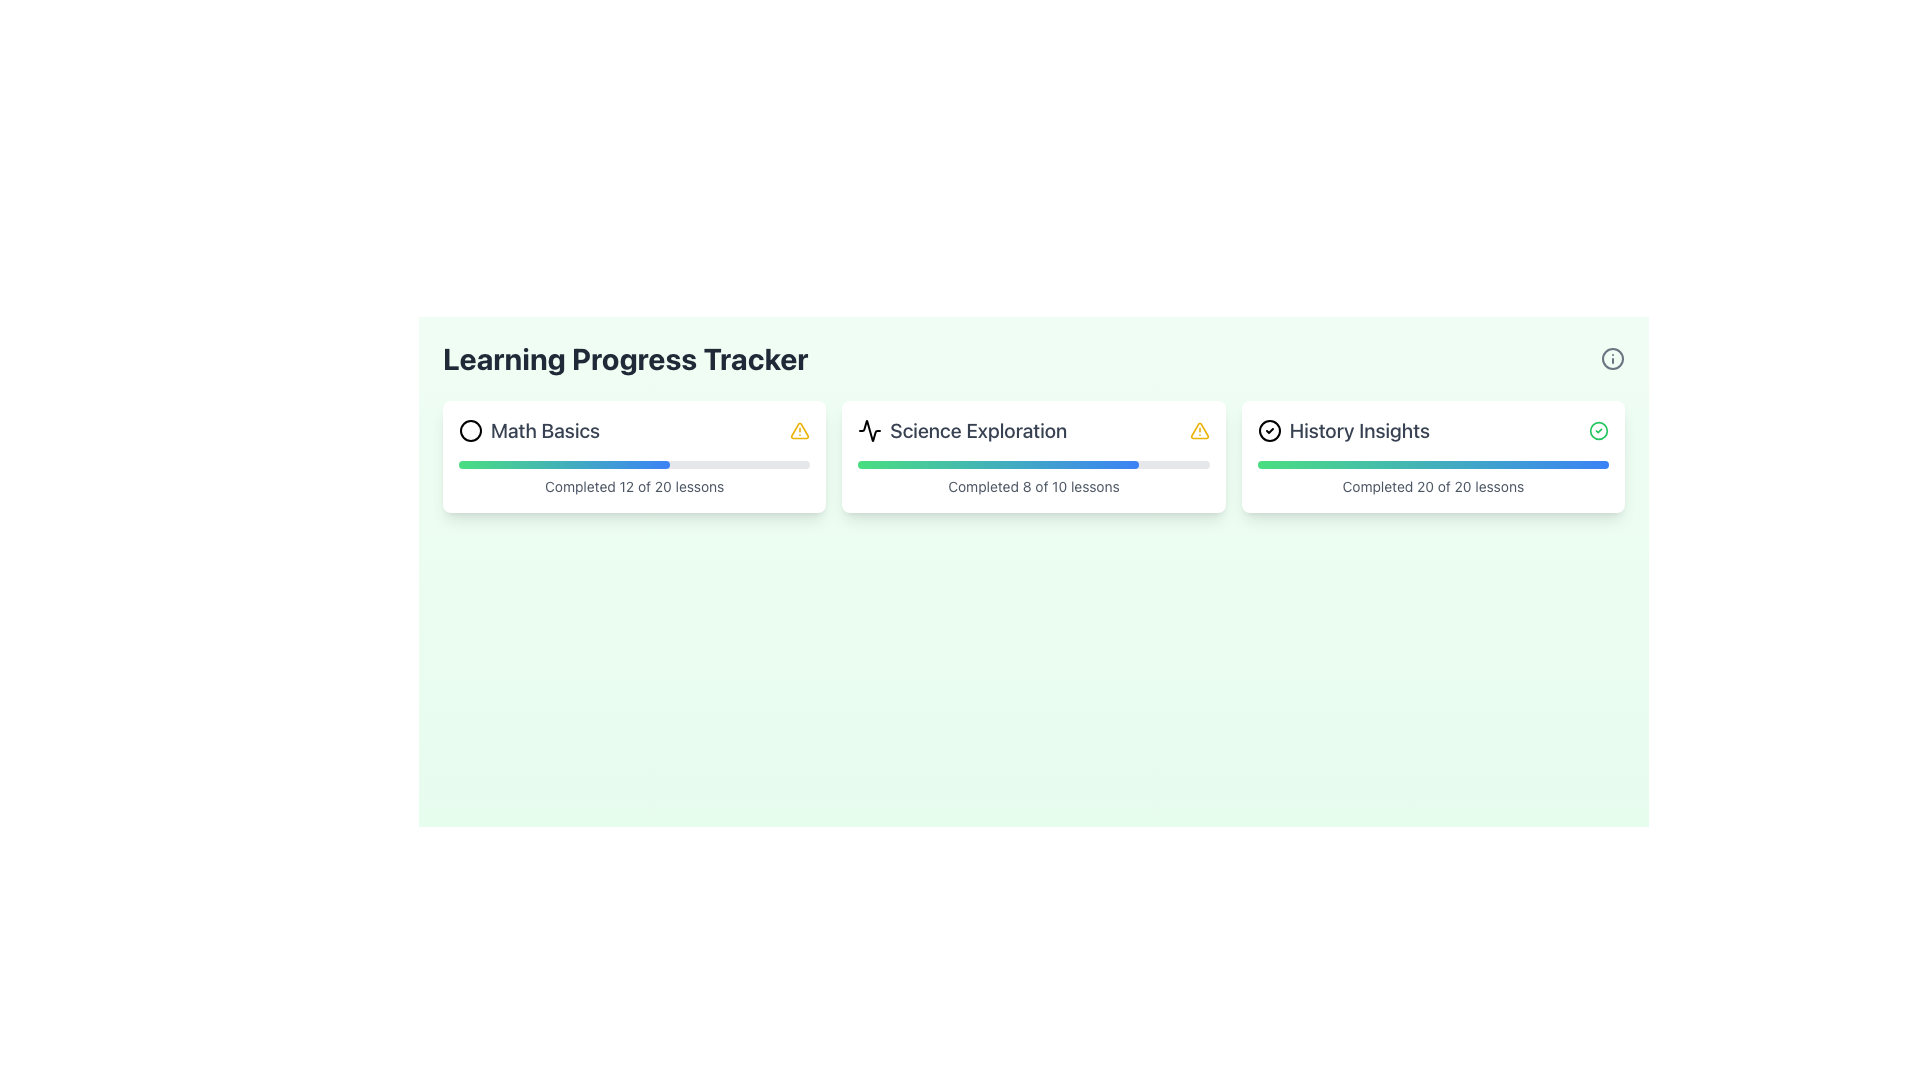 This screenshot has width=1920, height=1080. Describe the element at coordinates (962, 430) in the screenshot. I see `the 'Science Exploration' label with an icon, which is centrally located in the second card of the 'Learning Progress Tracker' section, positioned between the 'Math Basics' and 'History Insights' cards` at that location.